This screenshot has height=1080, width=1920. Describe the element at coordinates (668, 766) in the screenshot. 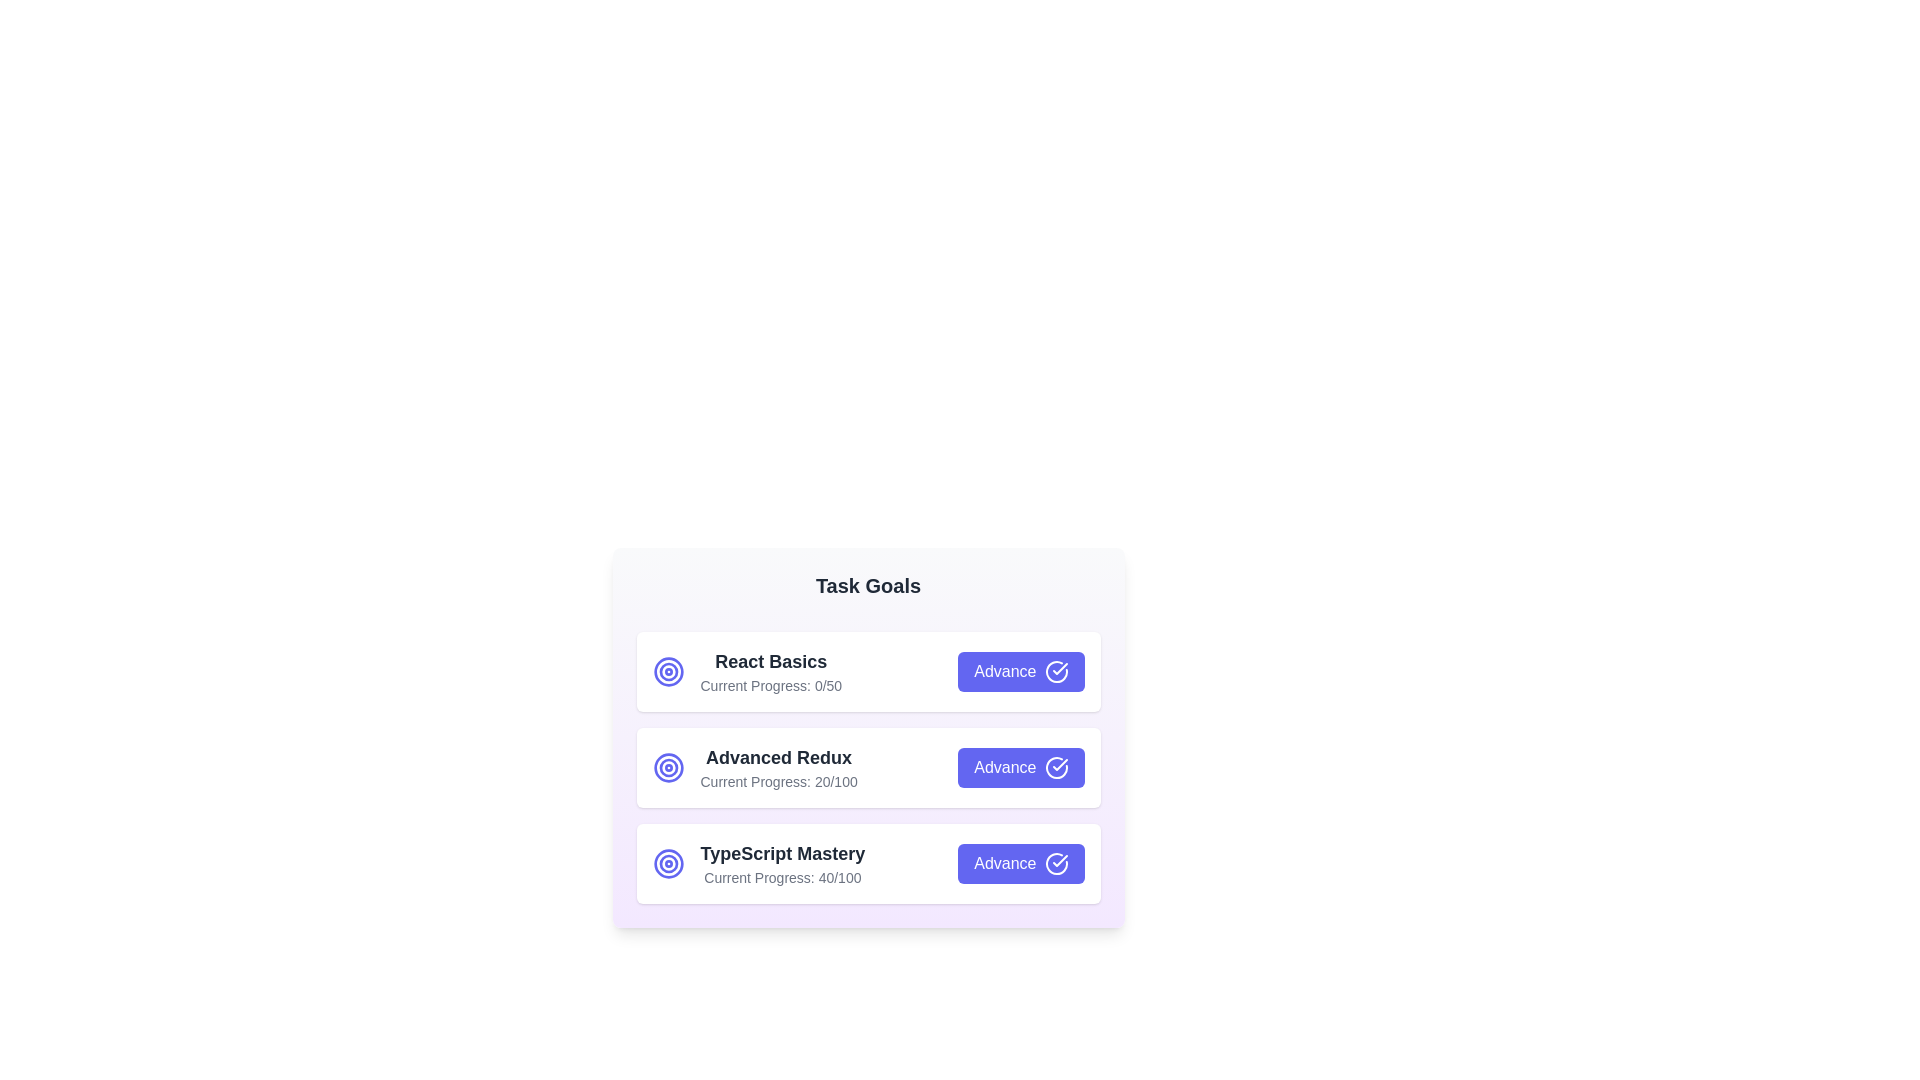

I see `the outermost circle of the concentric set of circles representing a target, located adjacent to the 'Advanced Redux' text in the 'Task Goals' section` at that location.